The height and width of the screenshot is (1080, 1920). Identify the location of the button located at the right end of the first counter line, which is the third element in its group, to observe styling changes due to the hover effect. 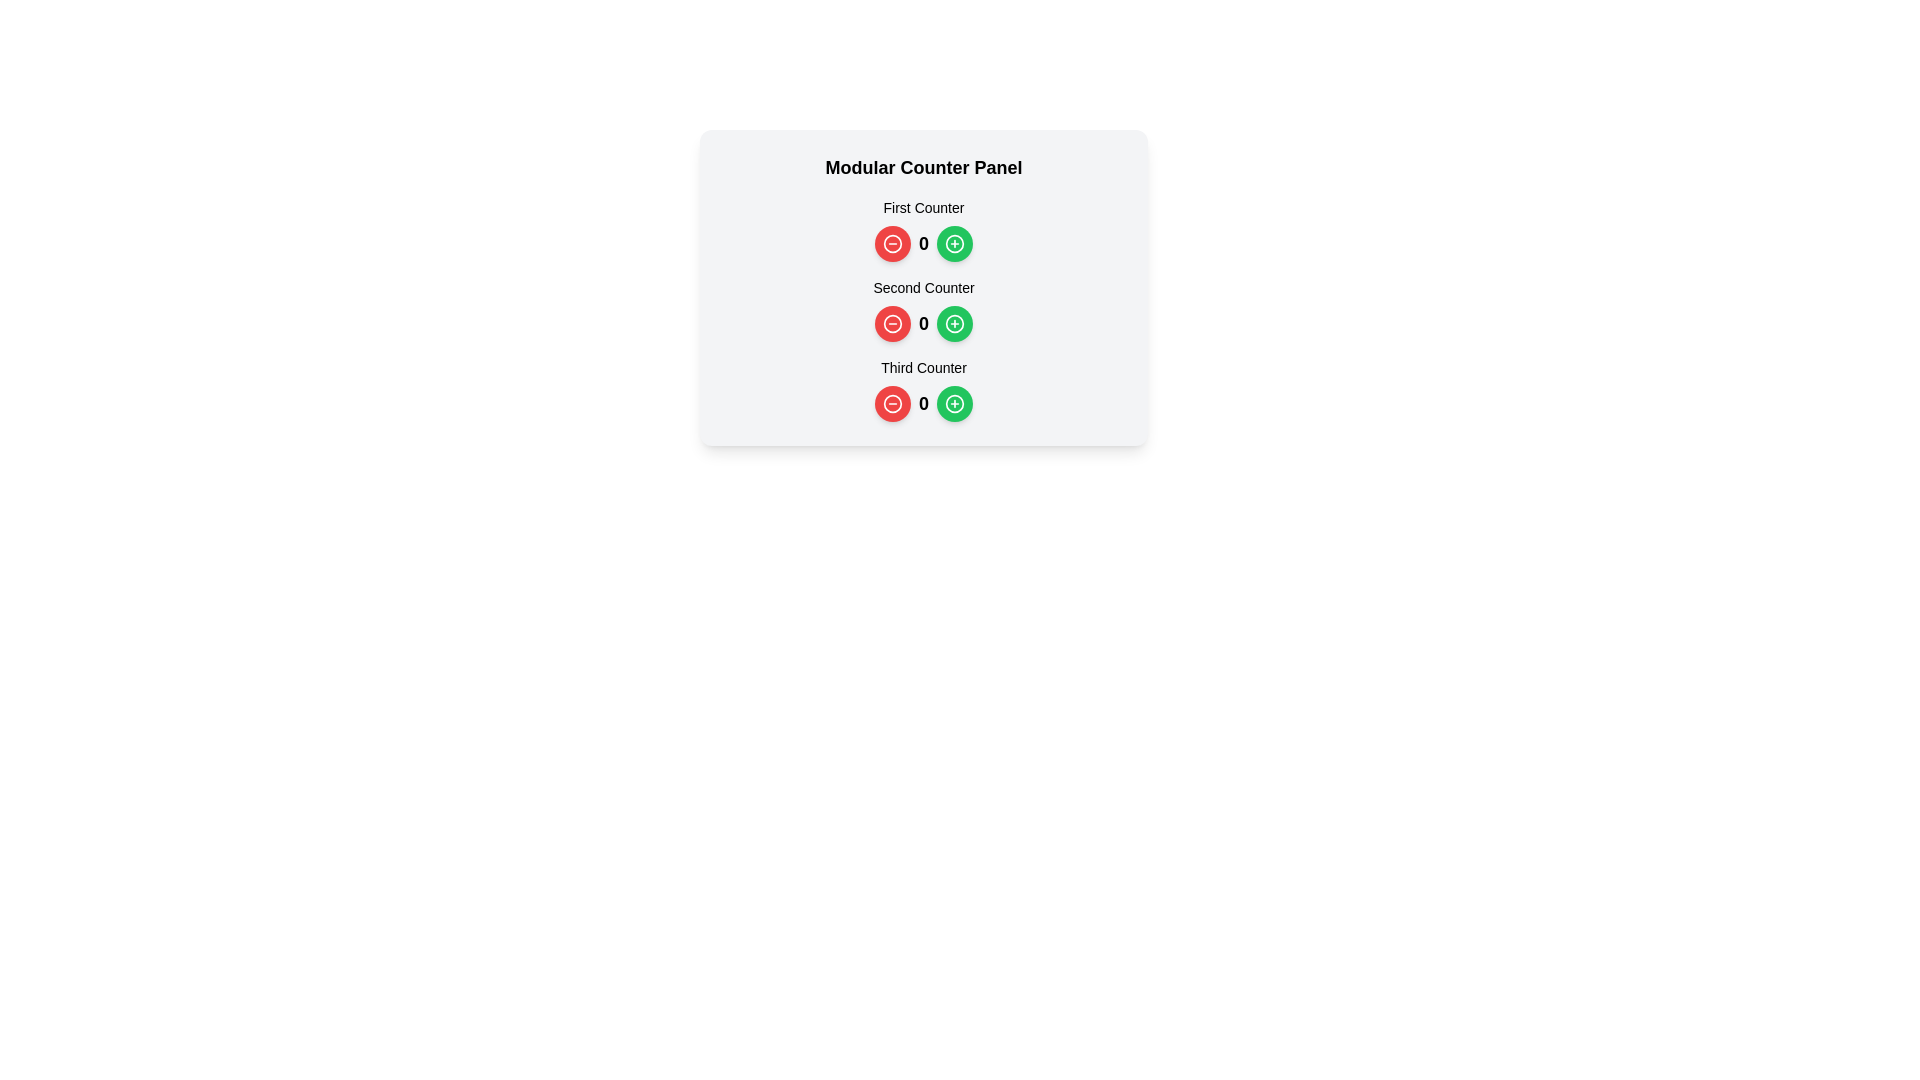
(954, 242).